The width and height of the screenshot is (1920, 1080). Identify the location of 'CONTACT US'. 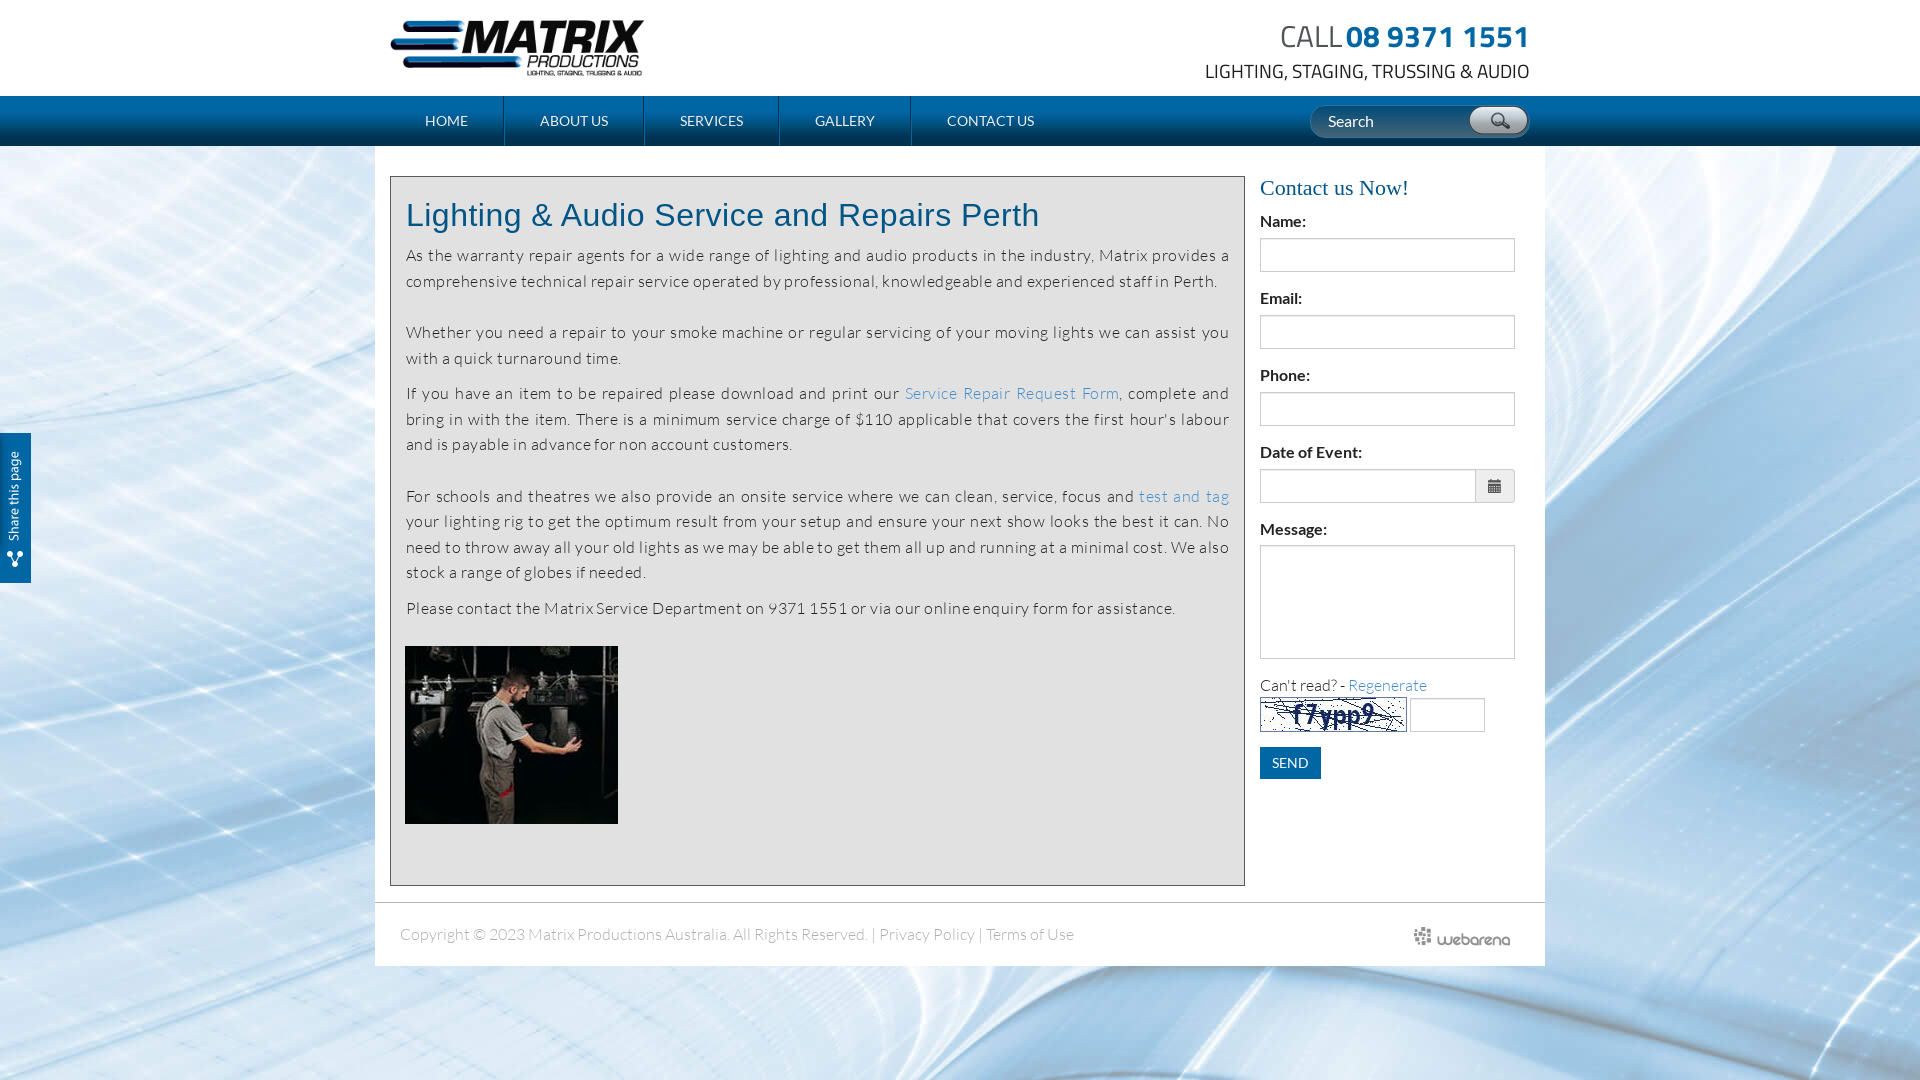
(989, 120).